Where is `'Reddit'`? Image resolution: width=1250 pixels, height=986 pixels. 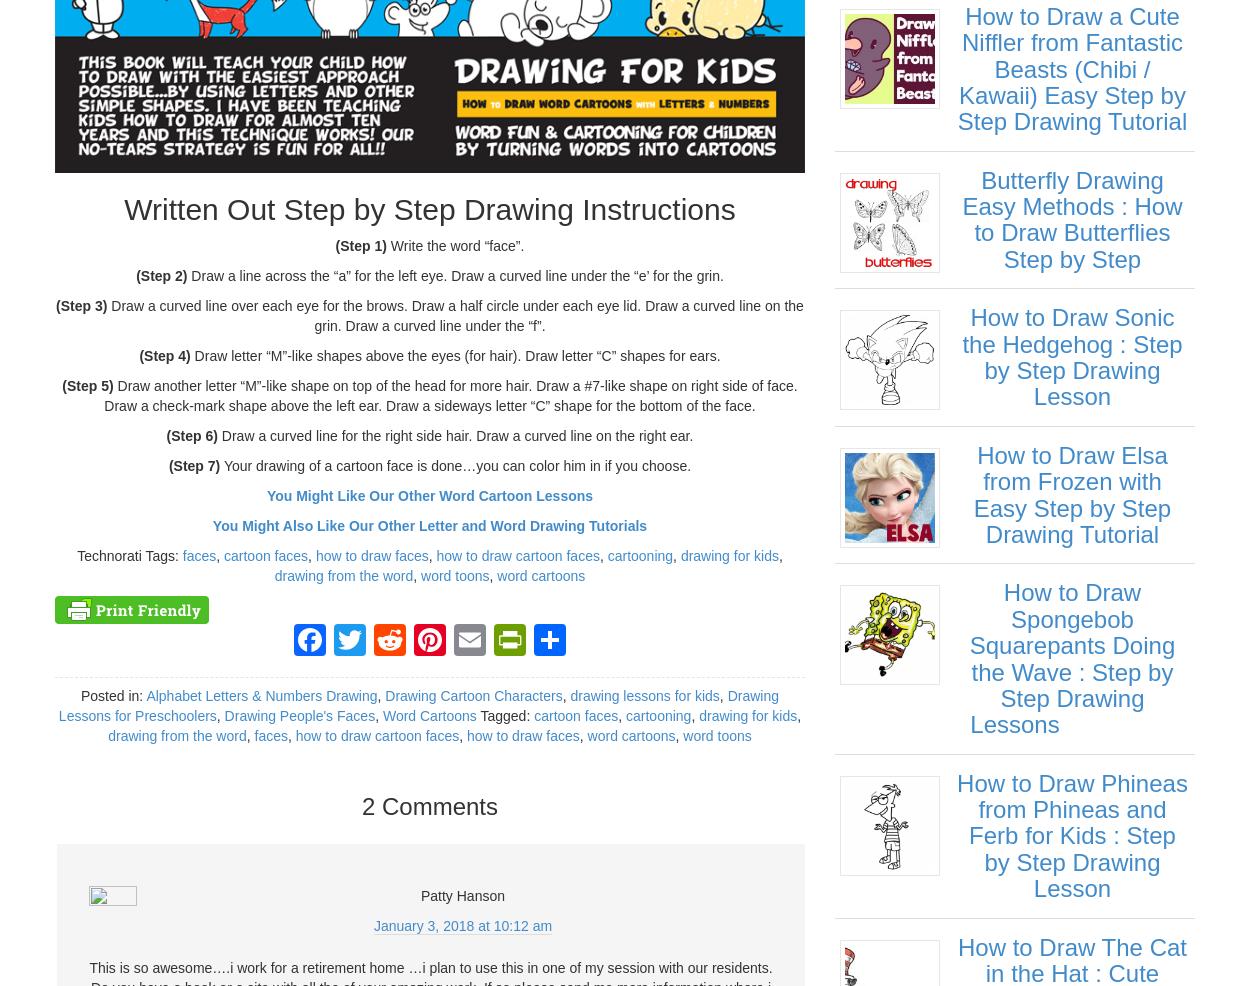
'Reddit' is located at coordinates (421, 702).